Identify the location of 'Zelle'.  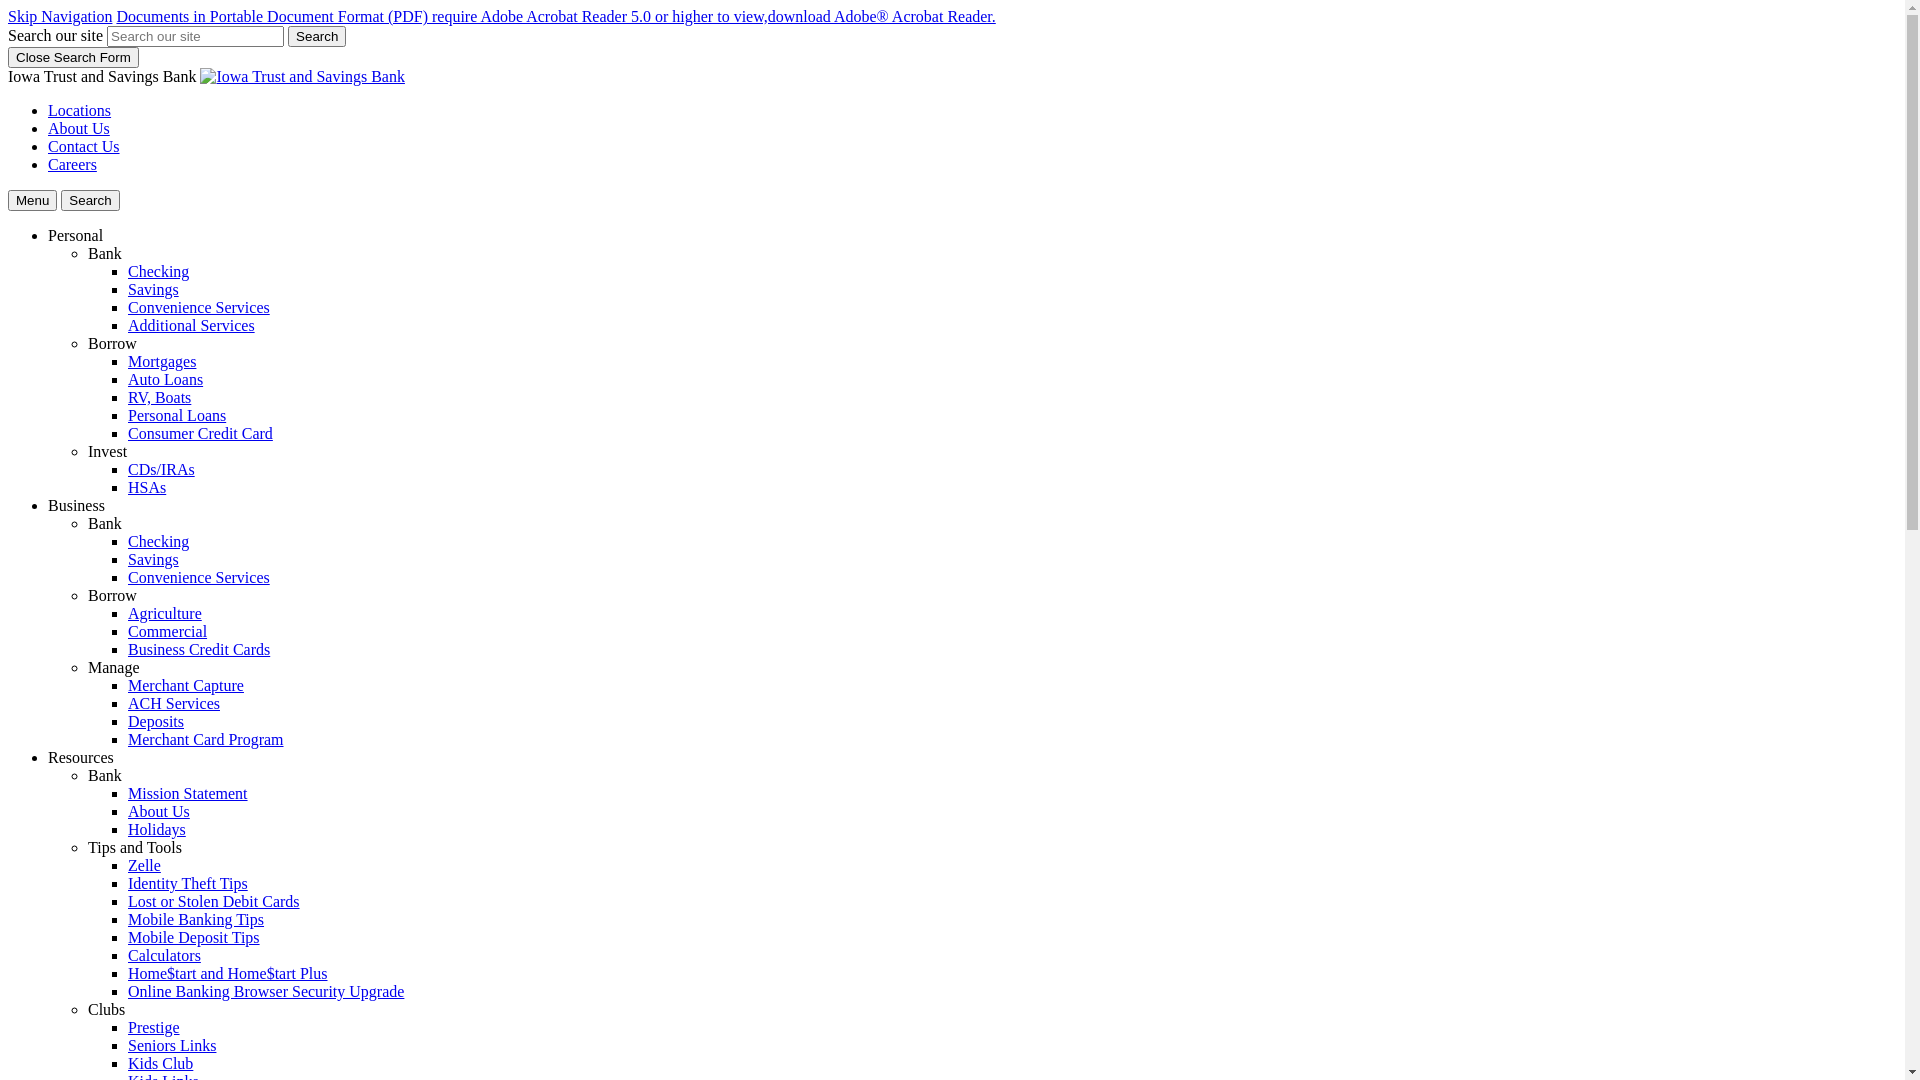
(127, 864).